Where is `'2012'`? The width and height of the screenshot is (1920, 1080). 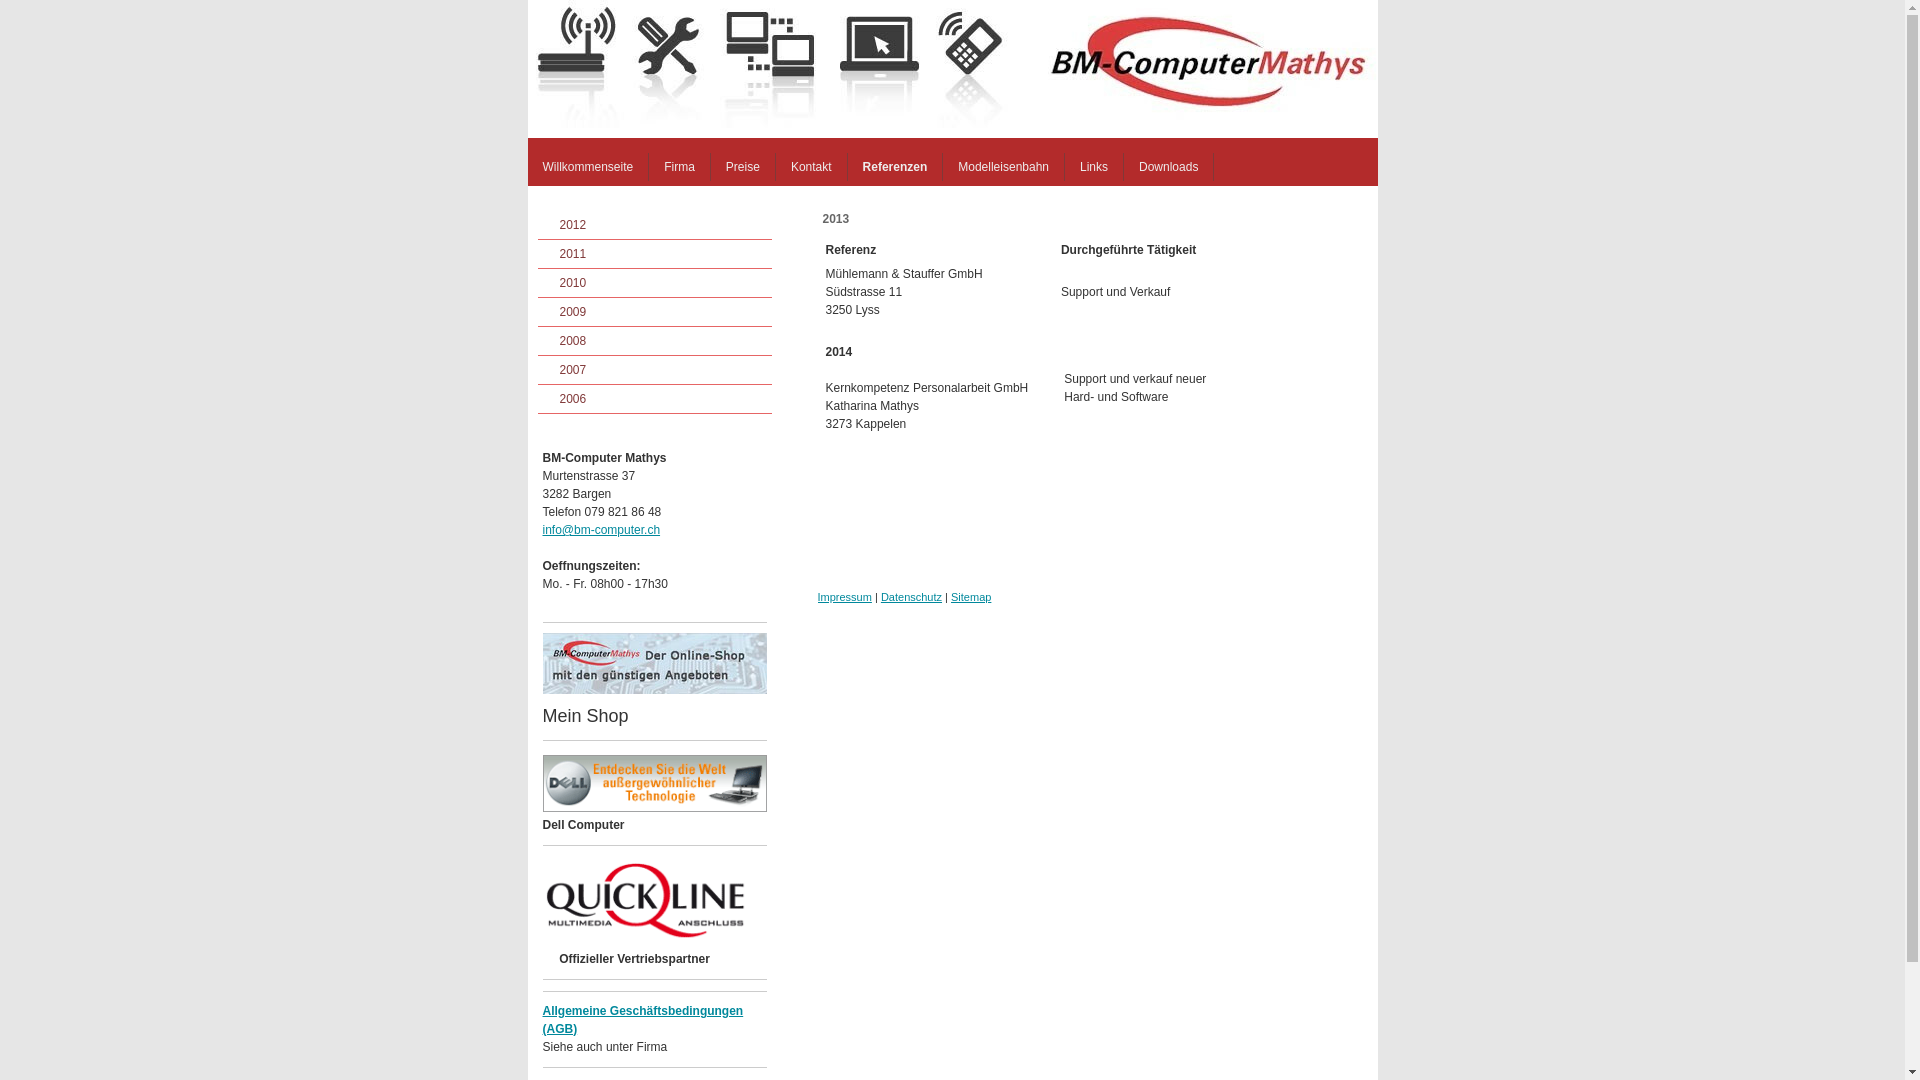
'2012' is located at coordinates (654, 225).